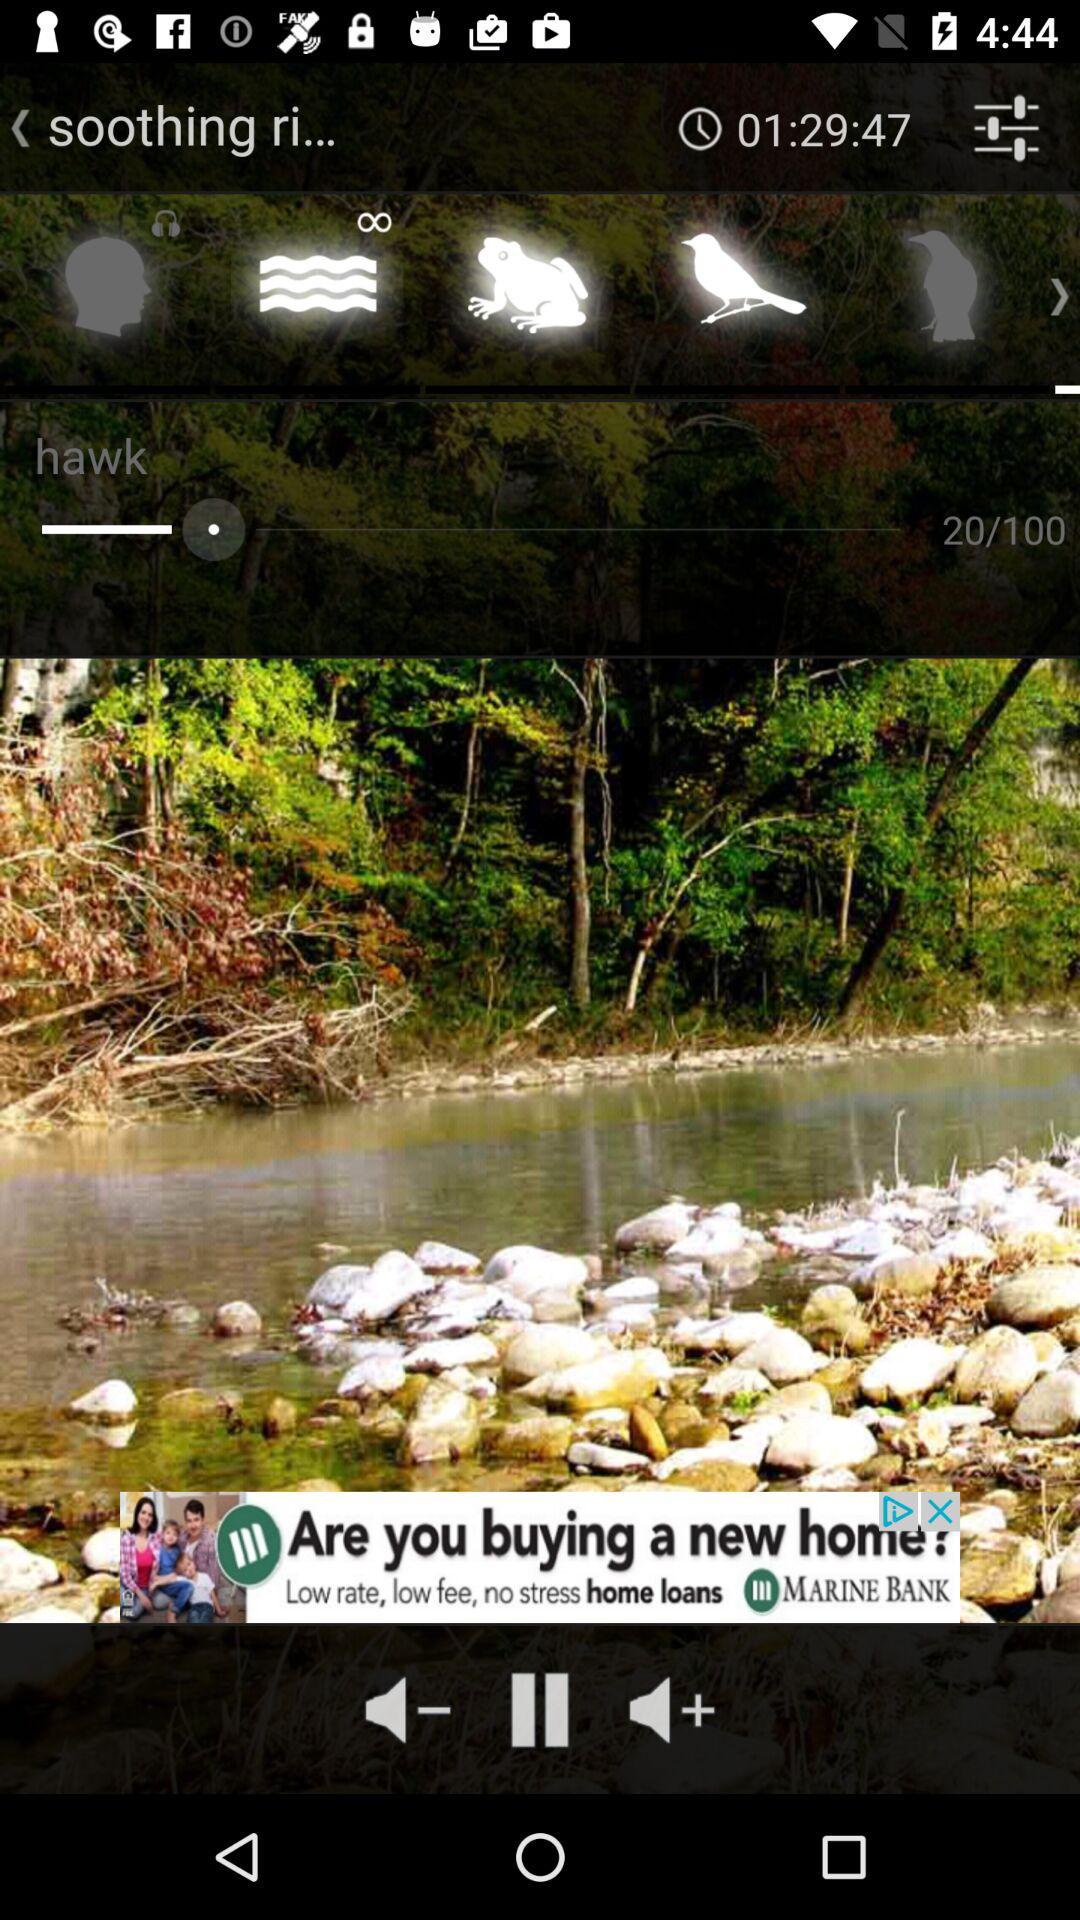  What do you see at coordinates (526, 291) in the screenshot?
I see `easy listening` at bounding box center [526, 291].